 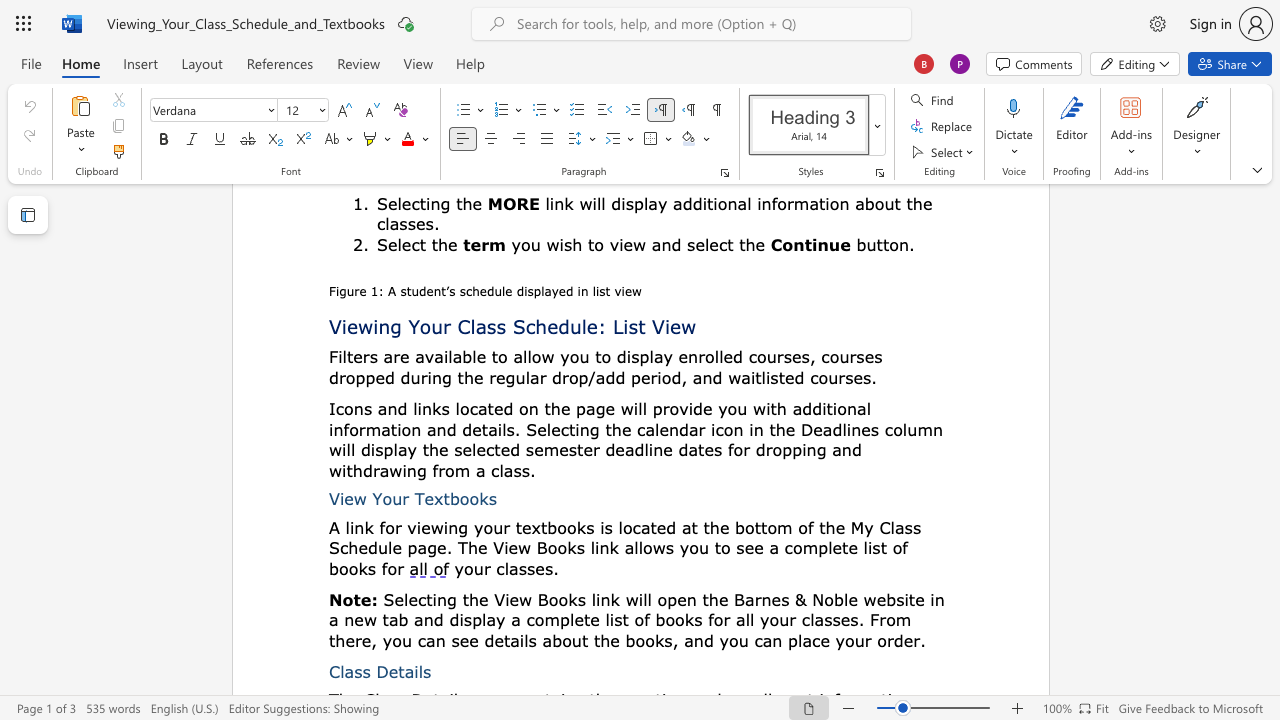 I want to click on the 5th character "u" in the text, so click(x=859, y=640).